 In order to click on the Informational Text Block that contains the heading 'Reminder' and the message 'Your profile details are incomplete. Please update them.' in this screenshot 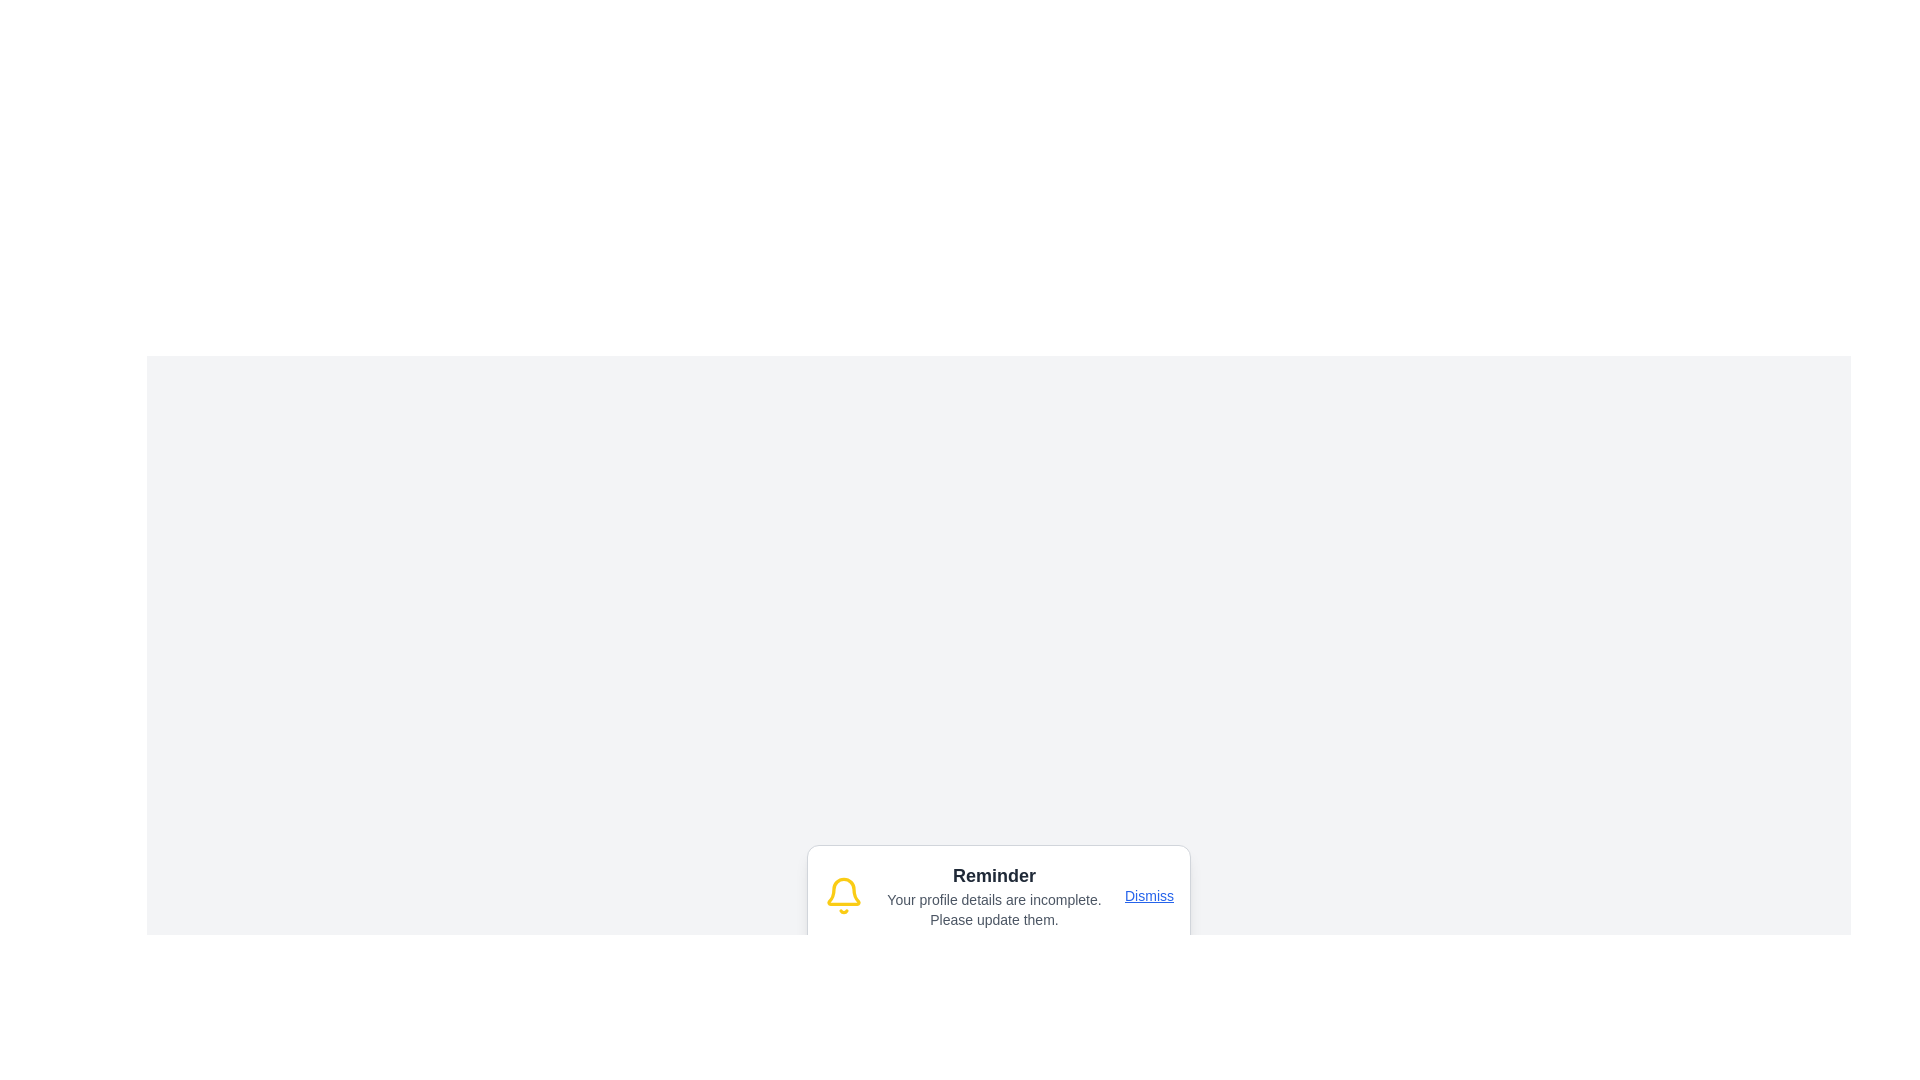, I will do `click(994, 894)`.